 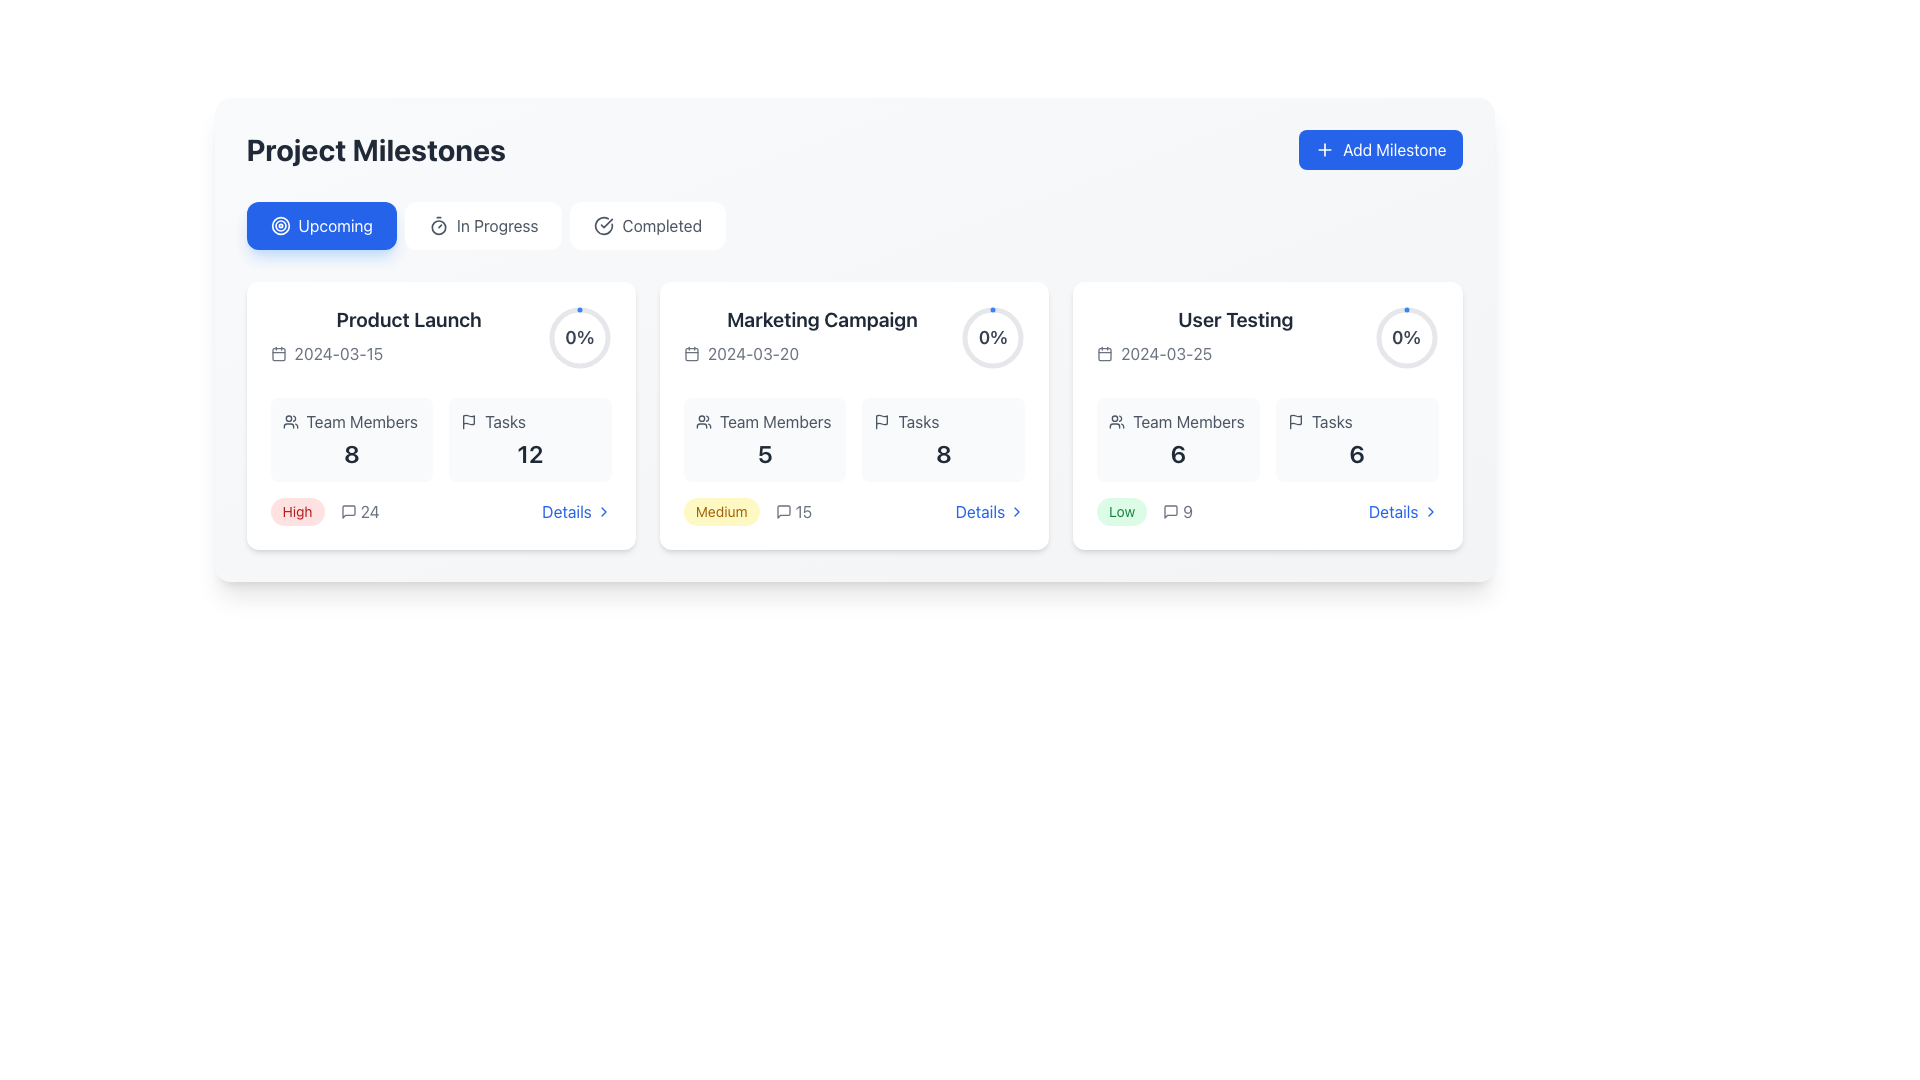 I want to click on the navigation icon located on the right-hand side of the 'Details' text link in the 'Marketing Campaign' section, so click(x=1017, y=511).